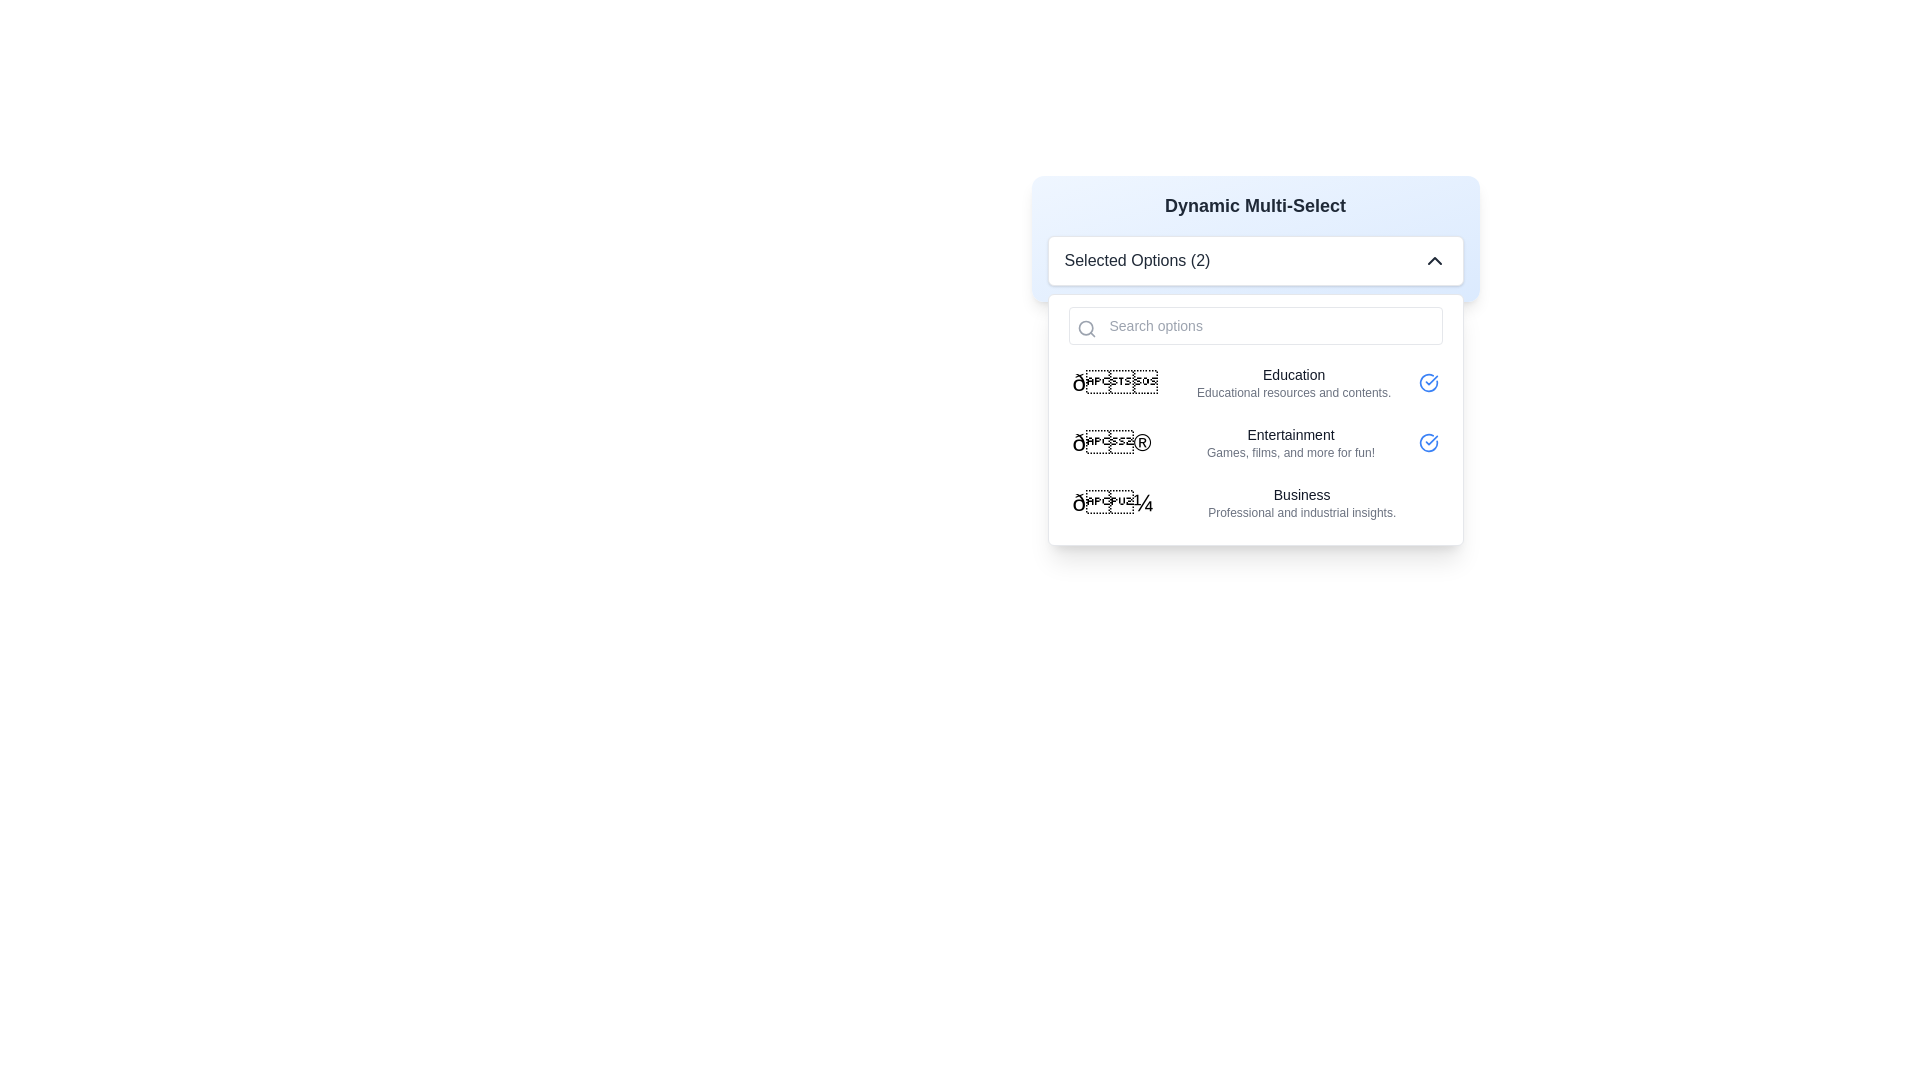 The image size is (1920, 1080). I want to click on the static text label representing the category 'Education' within the 'Dynamic Multi-Select' dropdown pane, so click(1294, 374).